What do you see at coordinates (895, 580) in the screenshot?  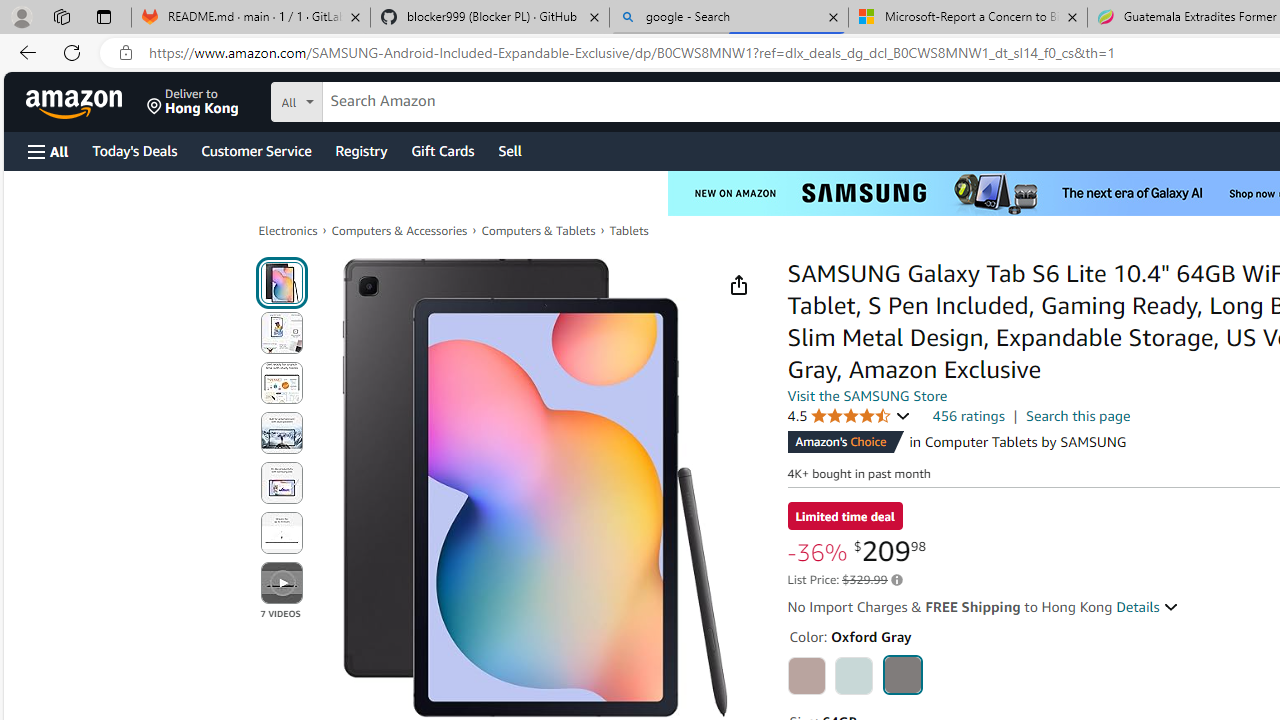 I see `'Learn more about Amazon pricing and savings'` at bounding box center [895, 580].